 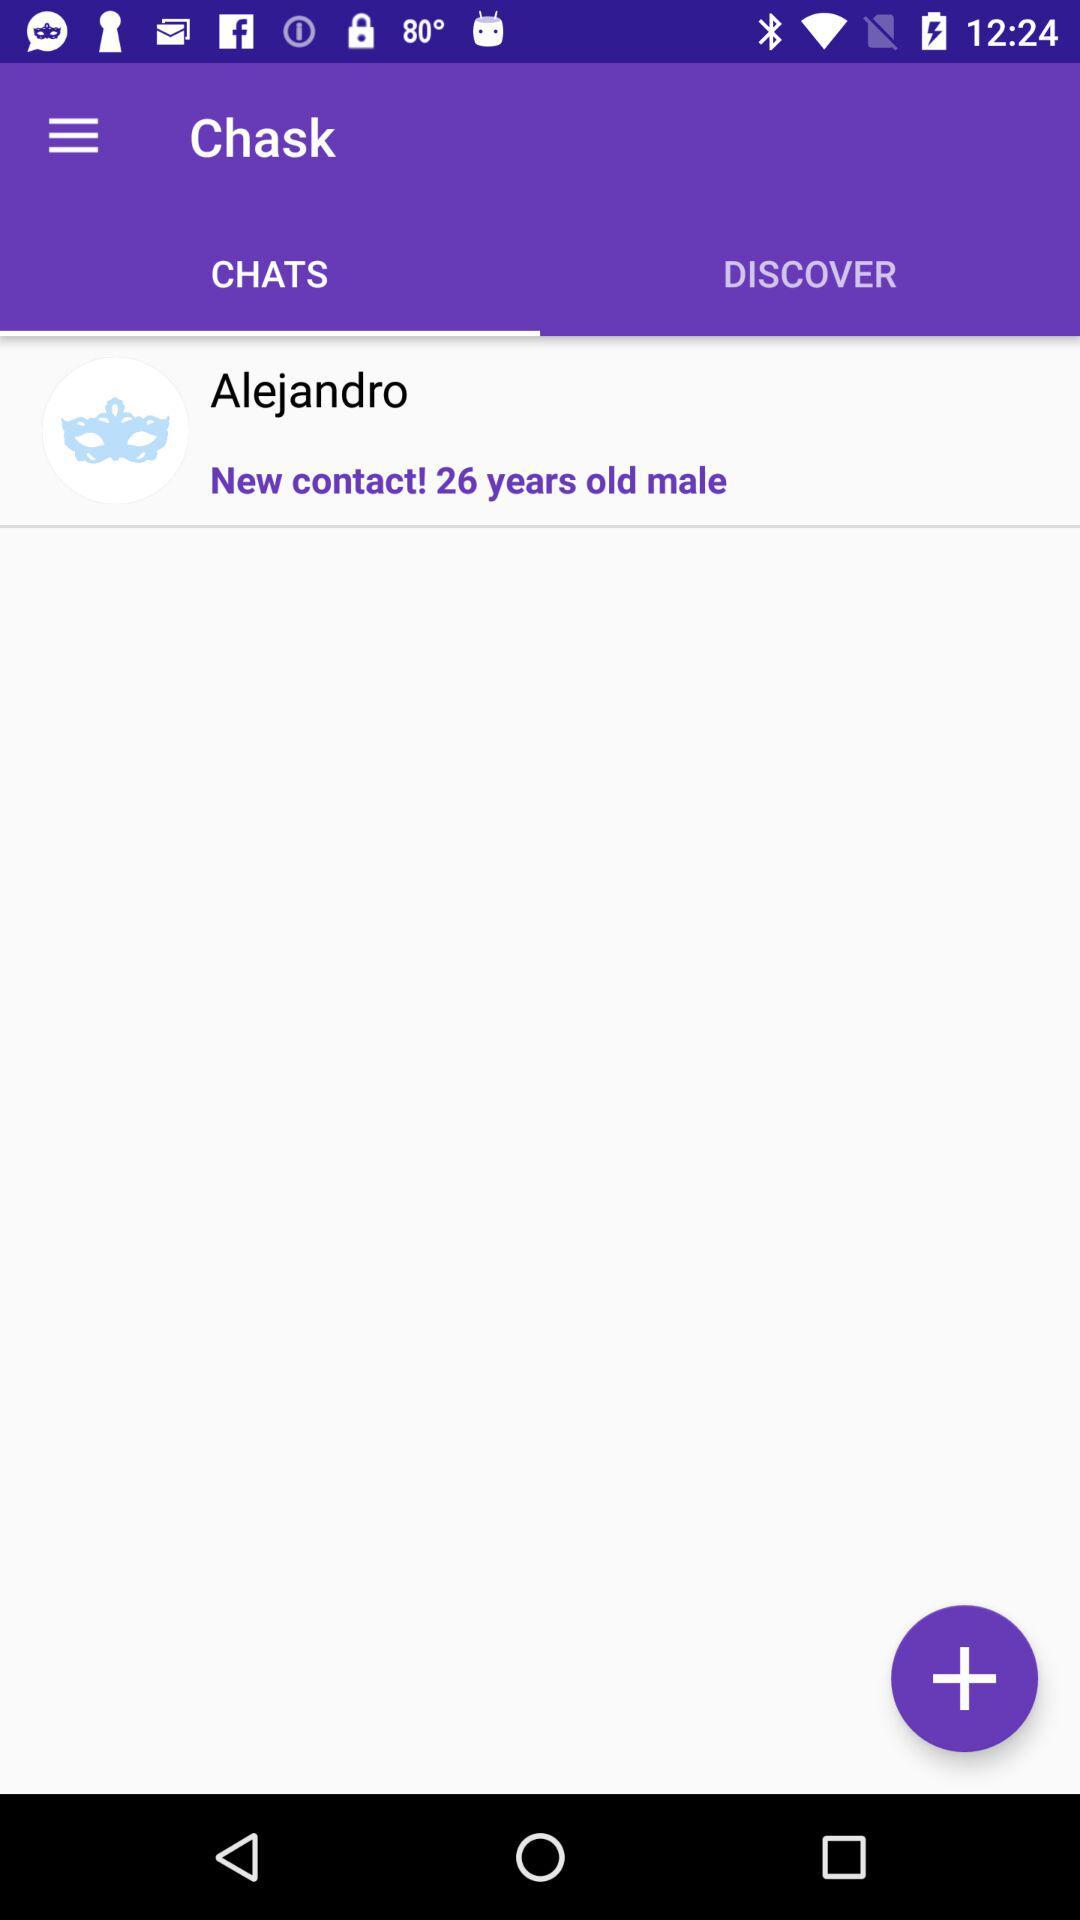 I want to click on the icon next to the chask icon, so click(x=72, y=135).